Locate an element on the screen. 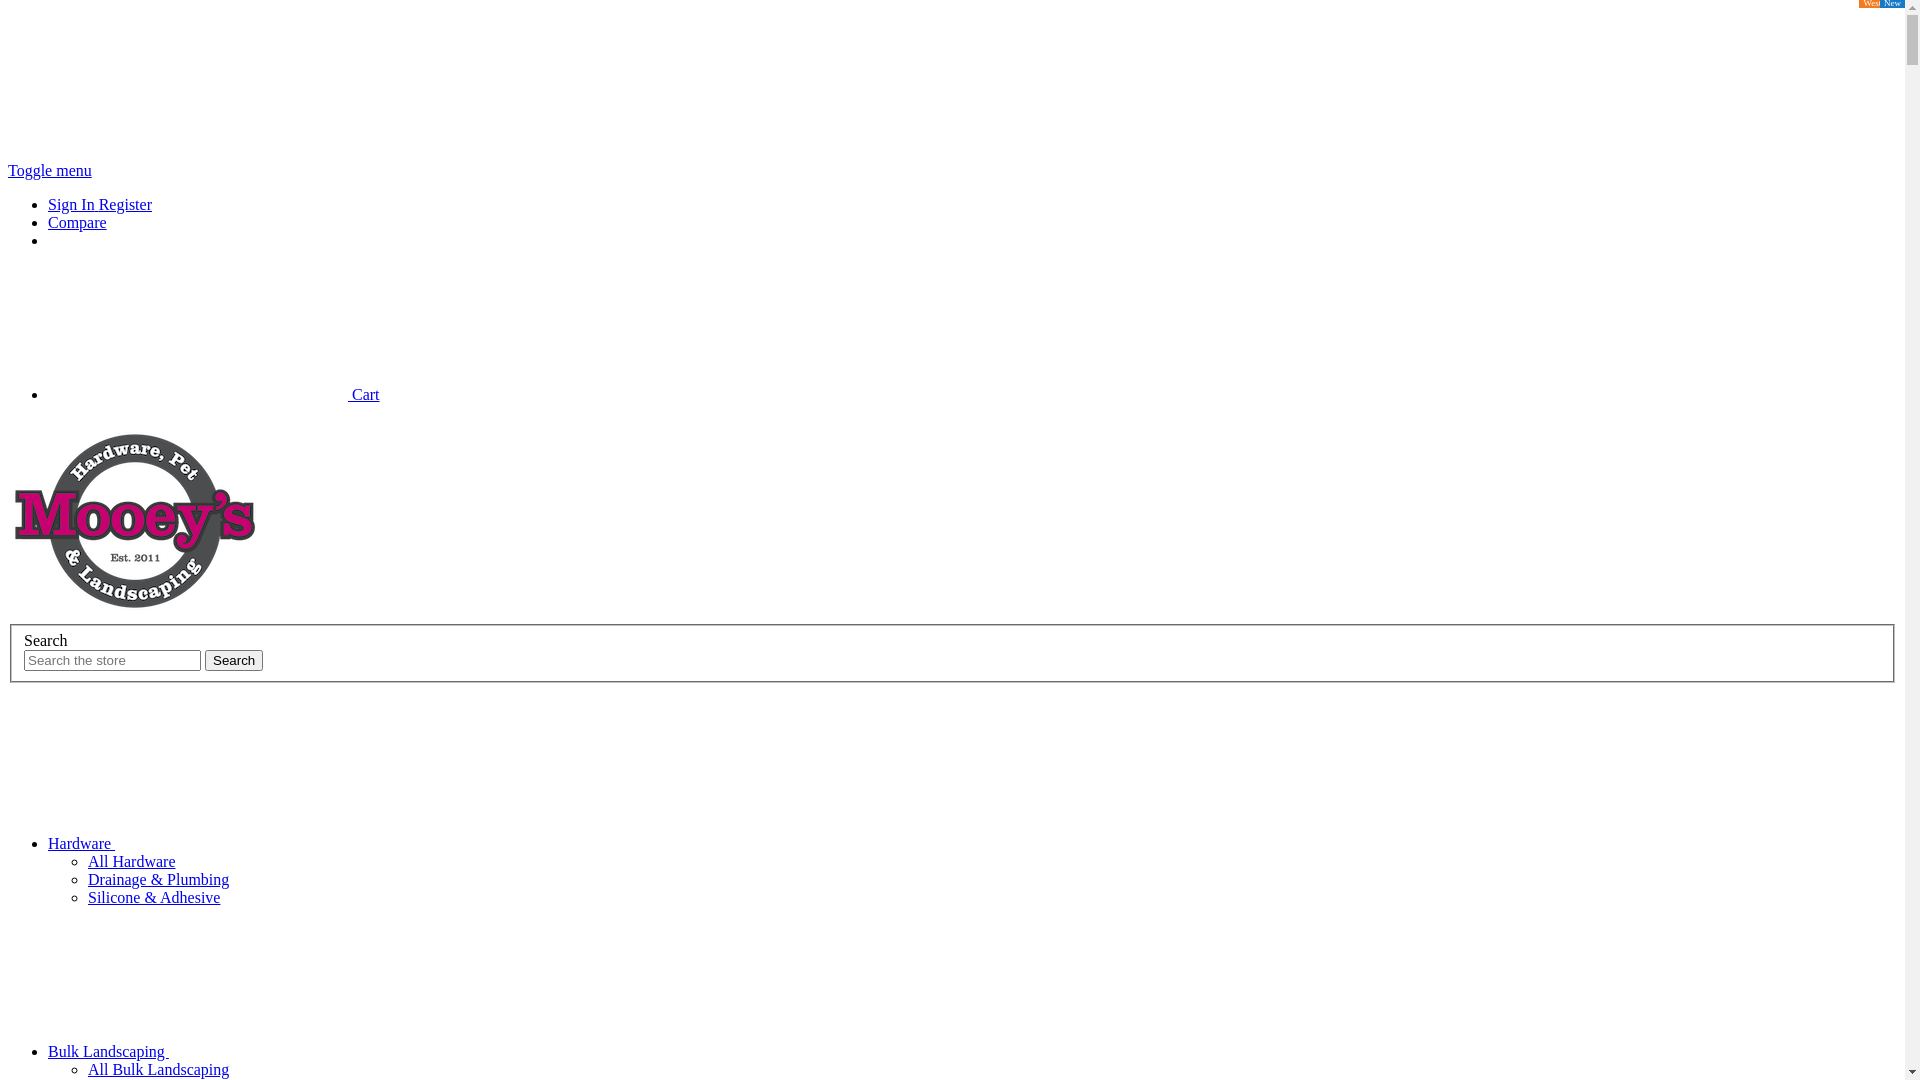  'Toggle menu' is located at coordinates (49, 169).